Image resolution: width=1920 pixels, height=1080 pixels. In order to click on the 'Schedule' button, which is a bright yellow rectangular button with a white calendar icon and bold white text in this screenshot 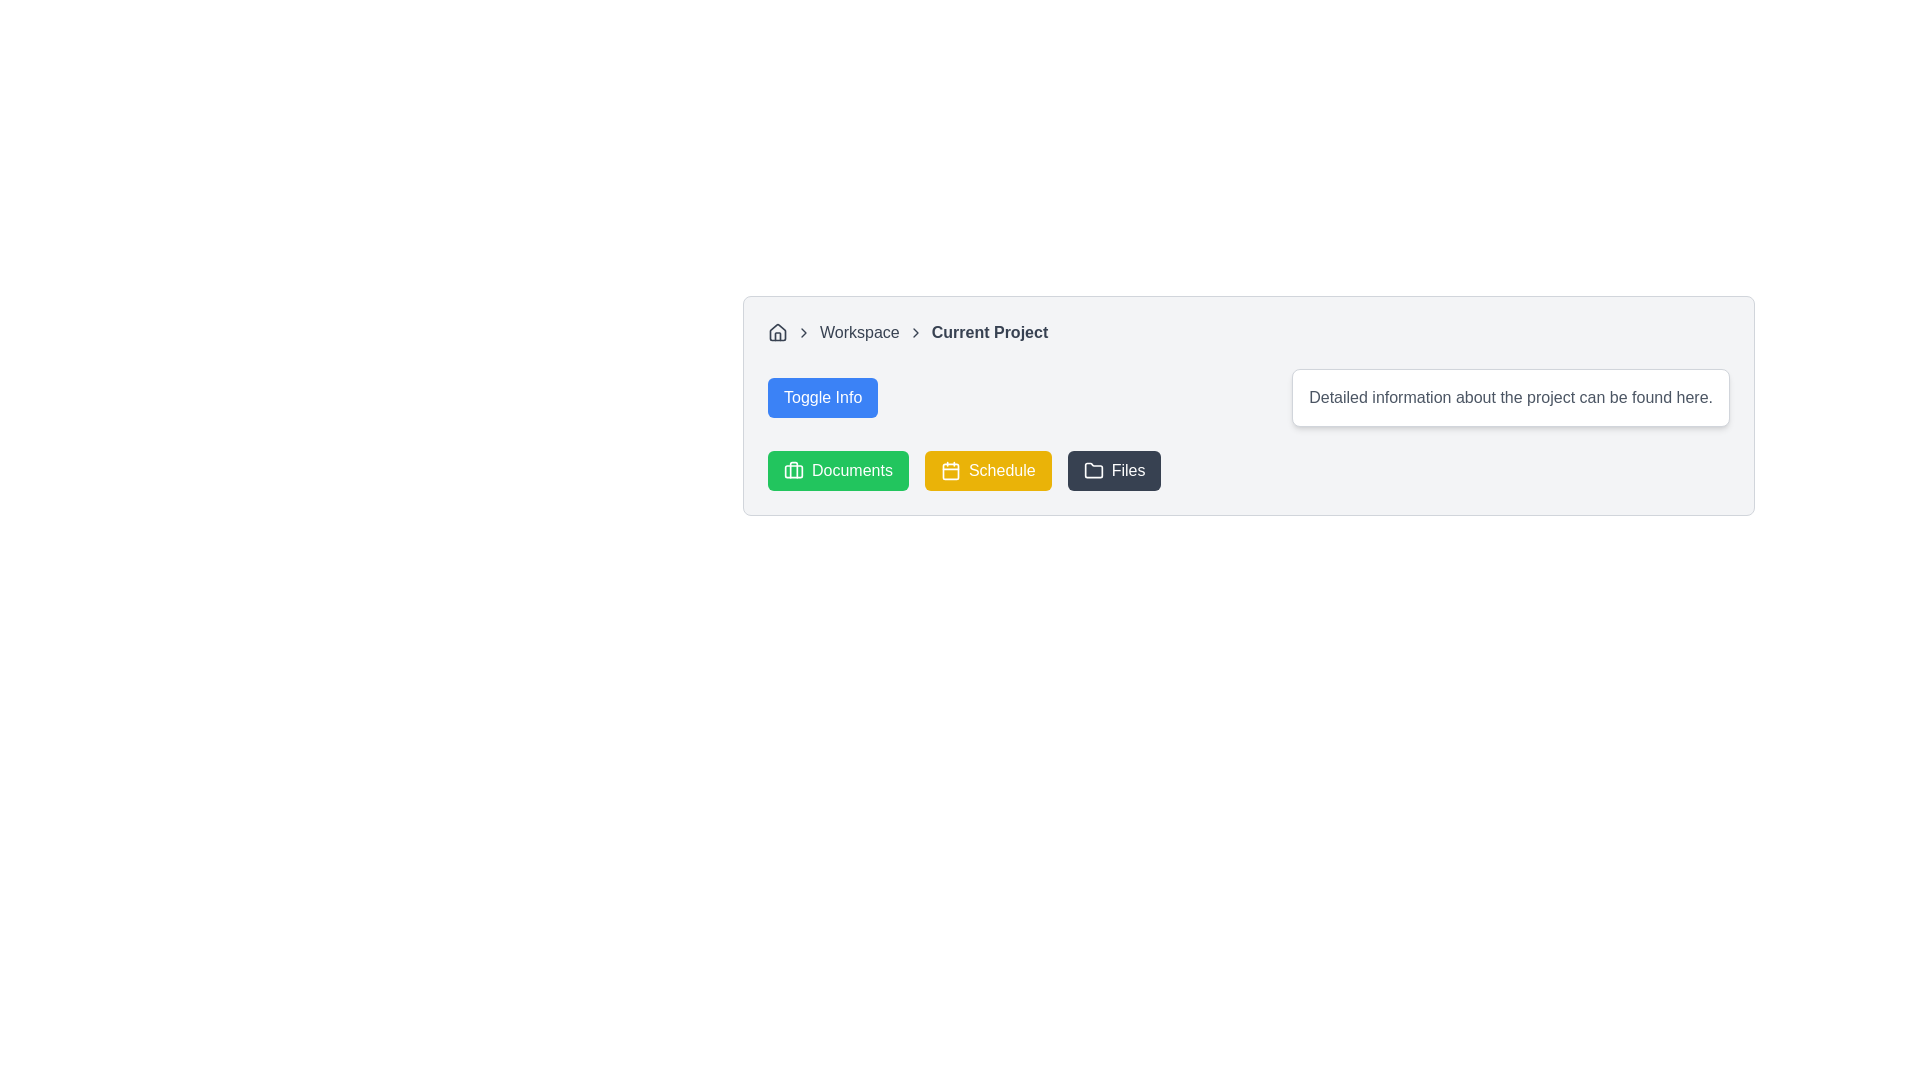, I will do `click(988, 470)`.